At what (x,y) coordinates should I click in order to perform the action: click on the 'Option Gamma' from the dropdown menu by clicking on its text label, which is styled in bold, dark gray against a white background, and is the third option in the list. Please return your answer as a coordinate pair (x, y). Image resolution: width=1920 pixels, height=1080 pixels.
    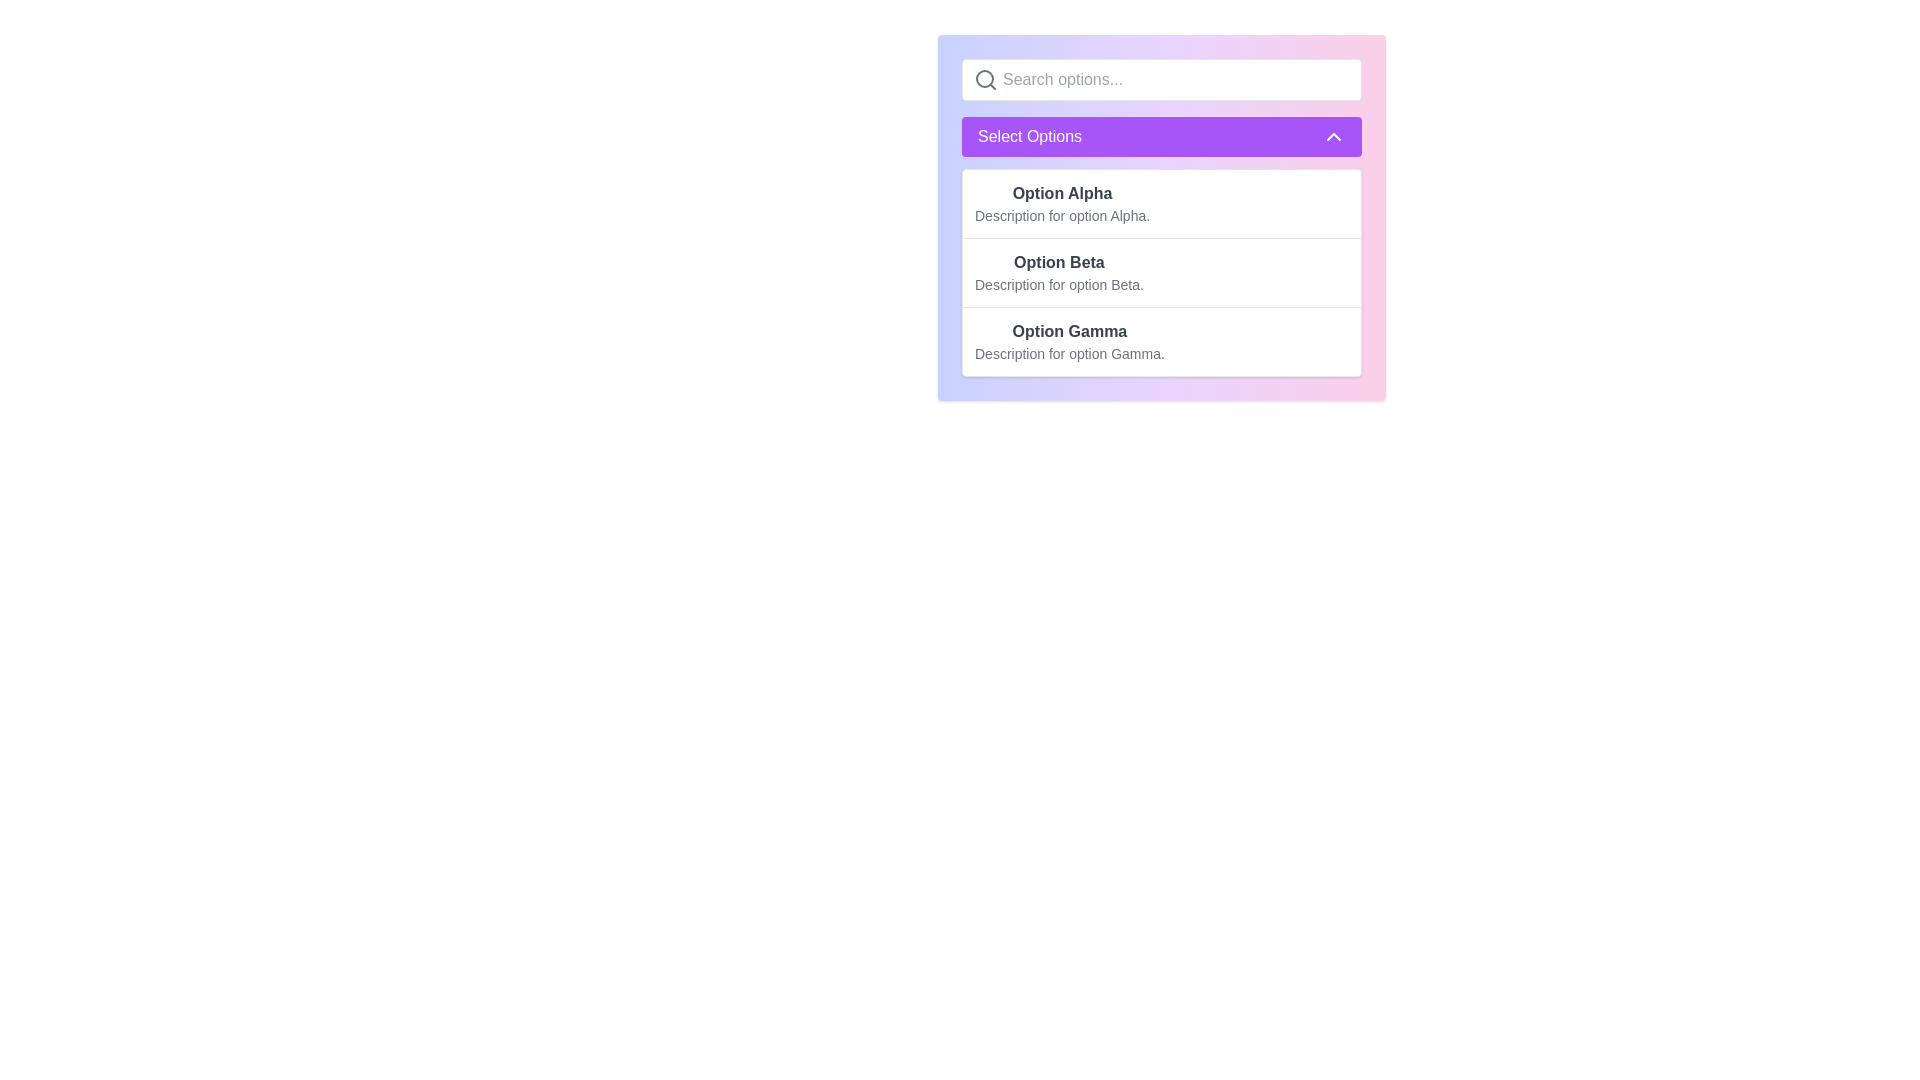
    Looking at the image, I should click on (1069, 330).